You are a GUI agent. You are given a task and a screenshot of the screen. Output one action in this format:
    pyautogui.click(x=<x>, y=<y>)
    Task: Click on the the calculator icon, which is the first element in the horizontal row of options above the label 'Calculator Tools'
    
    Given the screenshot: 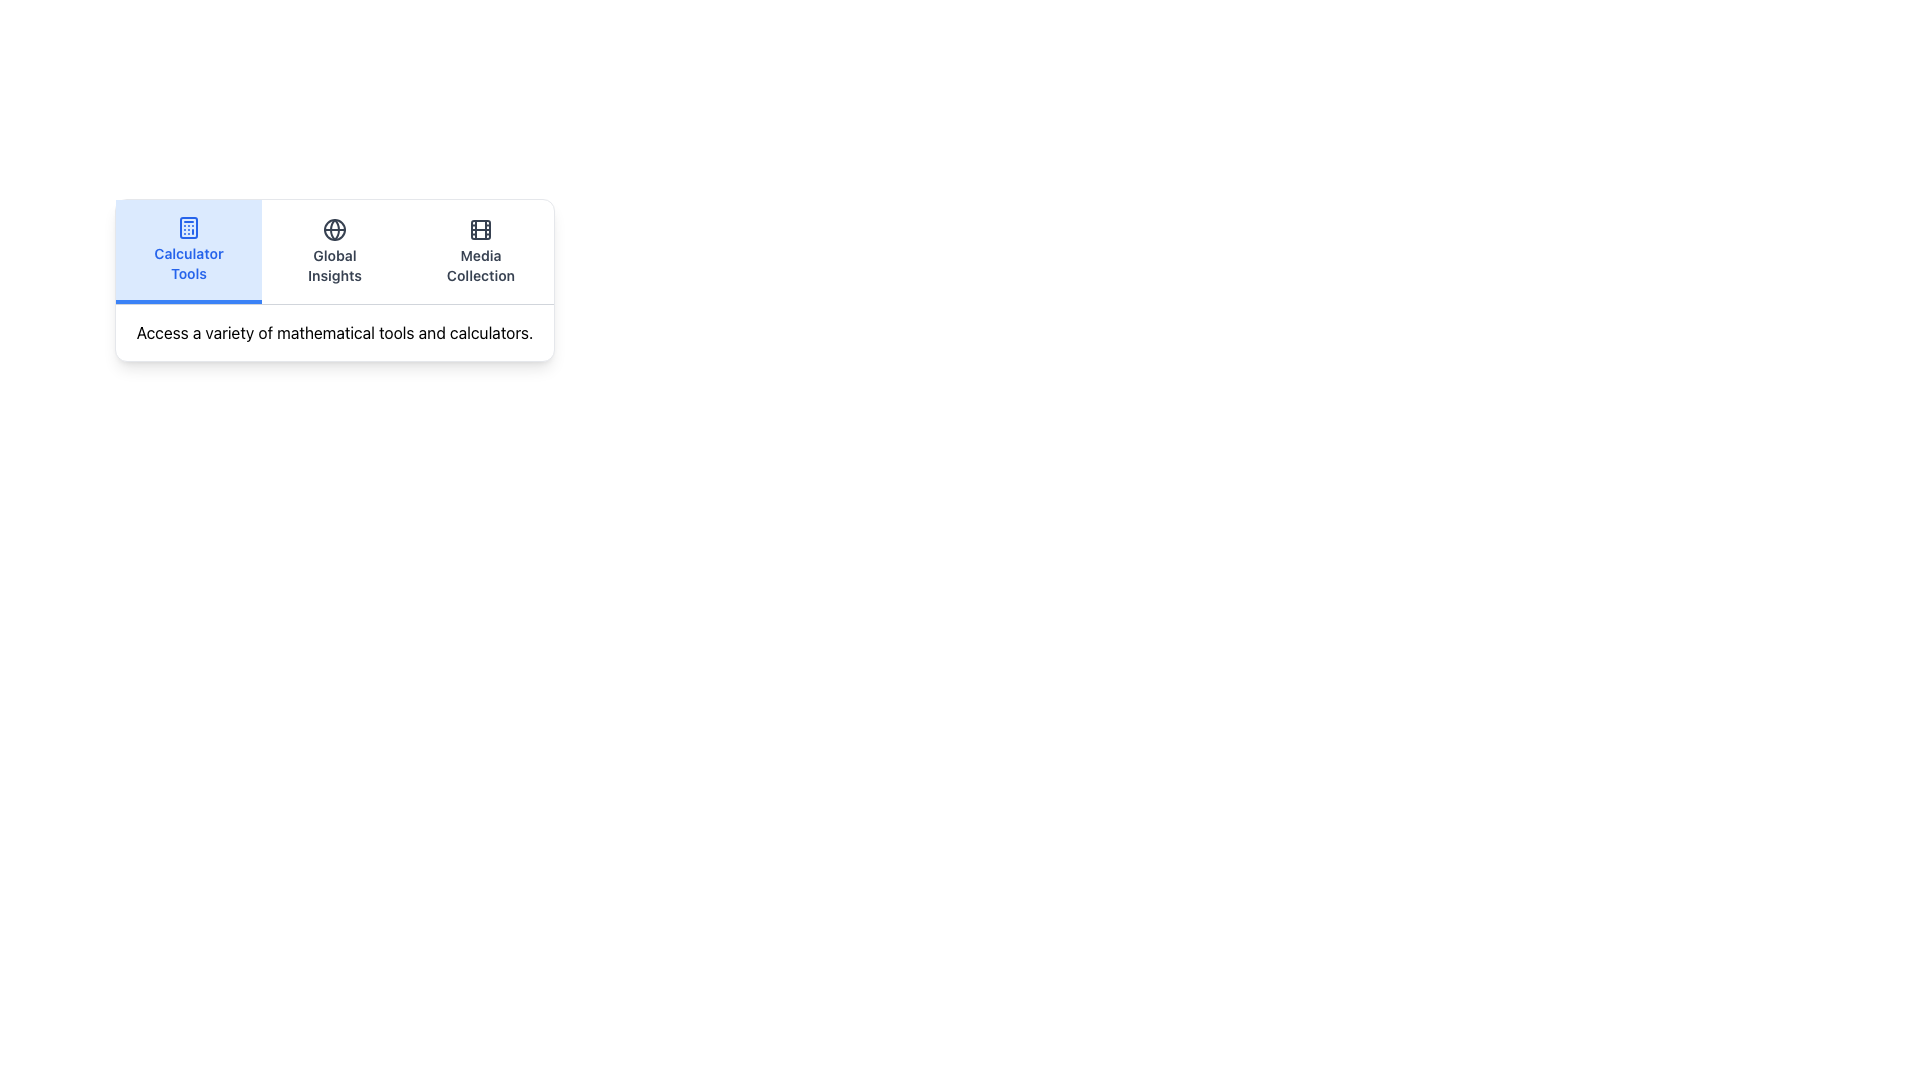 What is the action you would take?
    pyautogui.click(x=188, y=226)
    